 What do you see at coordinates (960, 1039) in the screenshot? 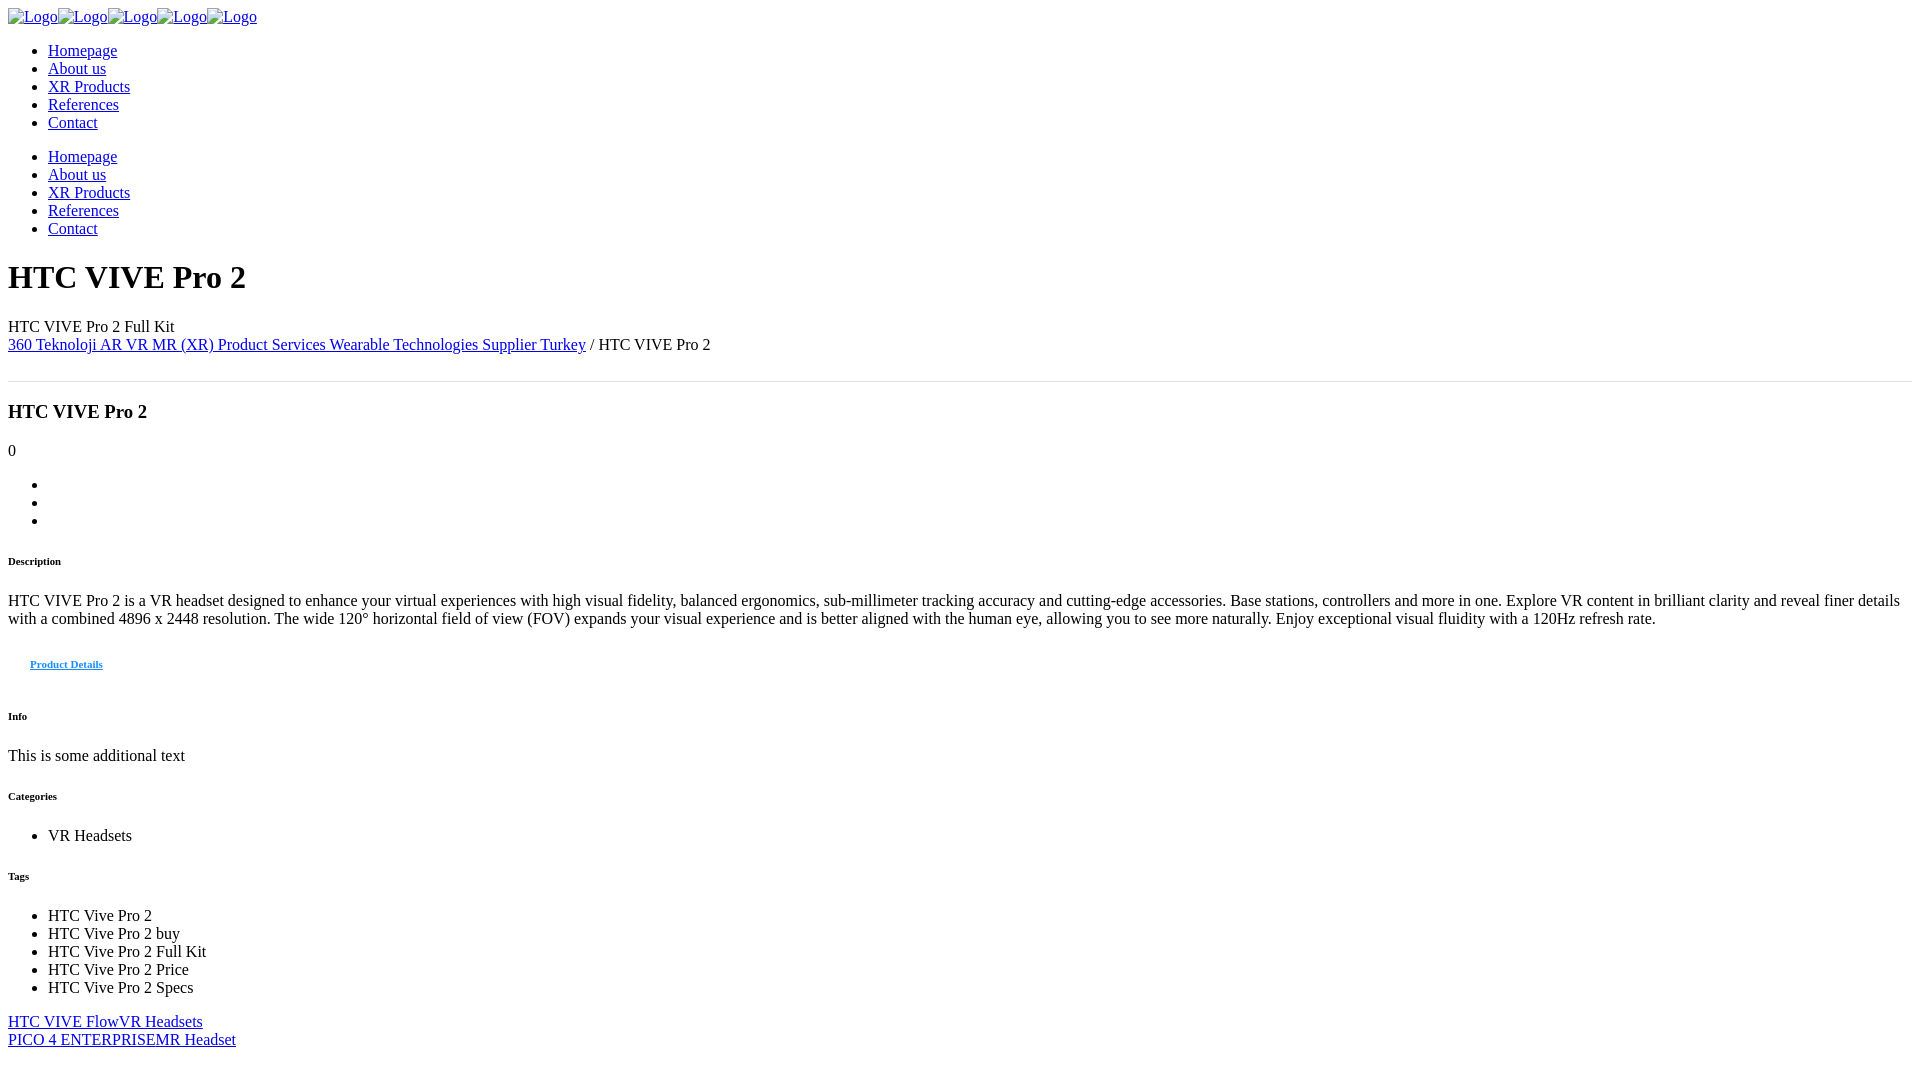
I see `'PICO 4 ENTERPRISEMR Headset'` at bounding box center [960, 1039].